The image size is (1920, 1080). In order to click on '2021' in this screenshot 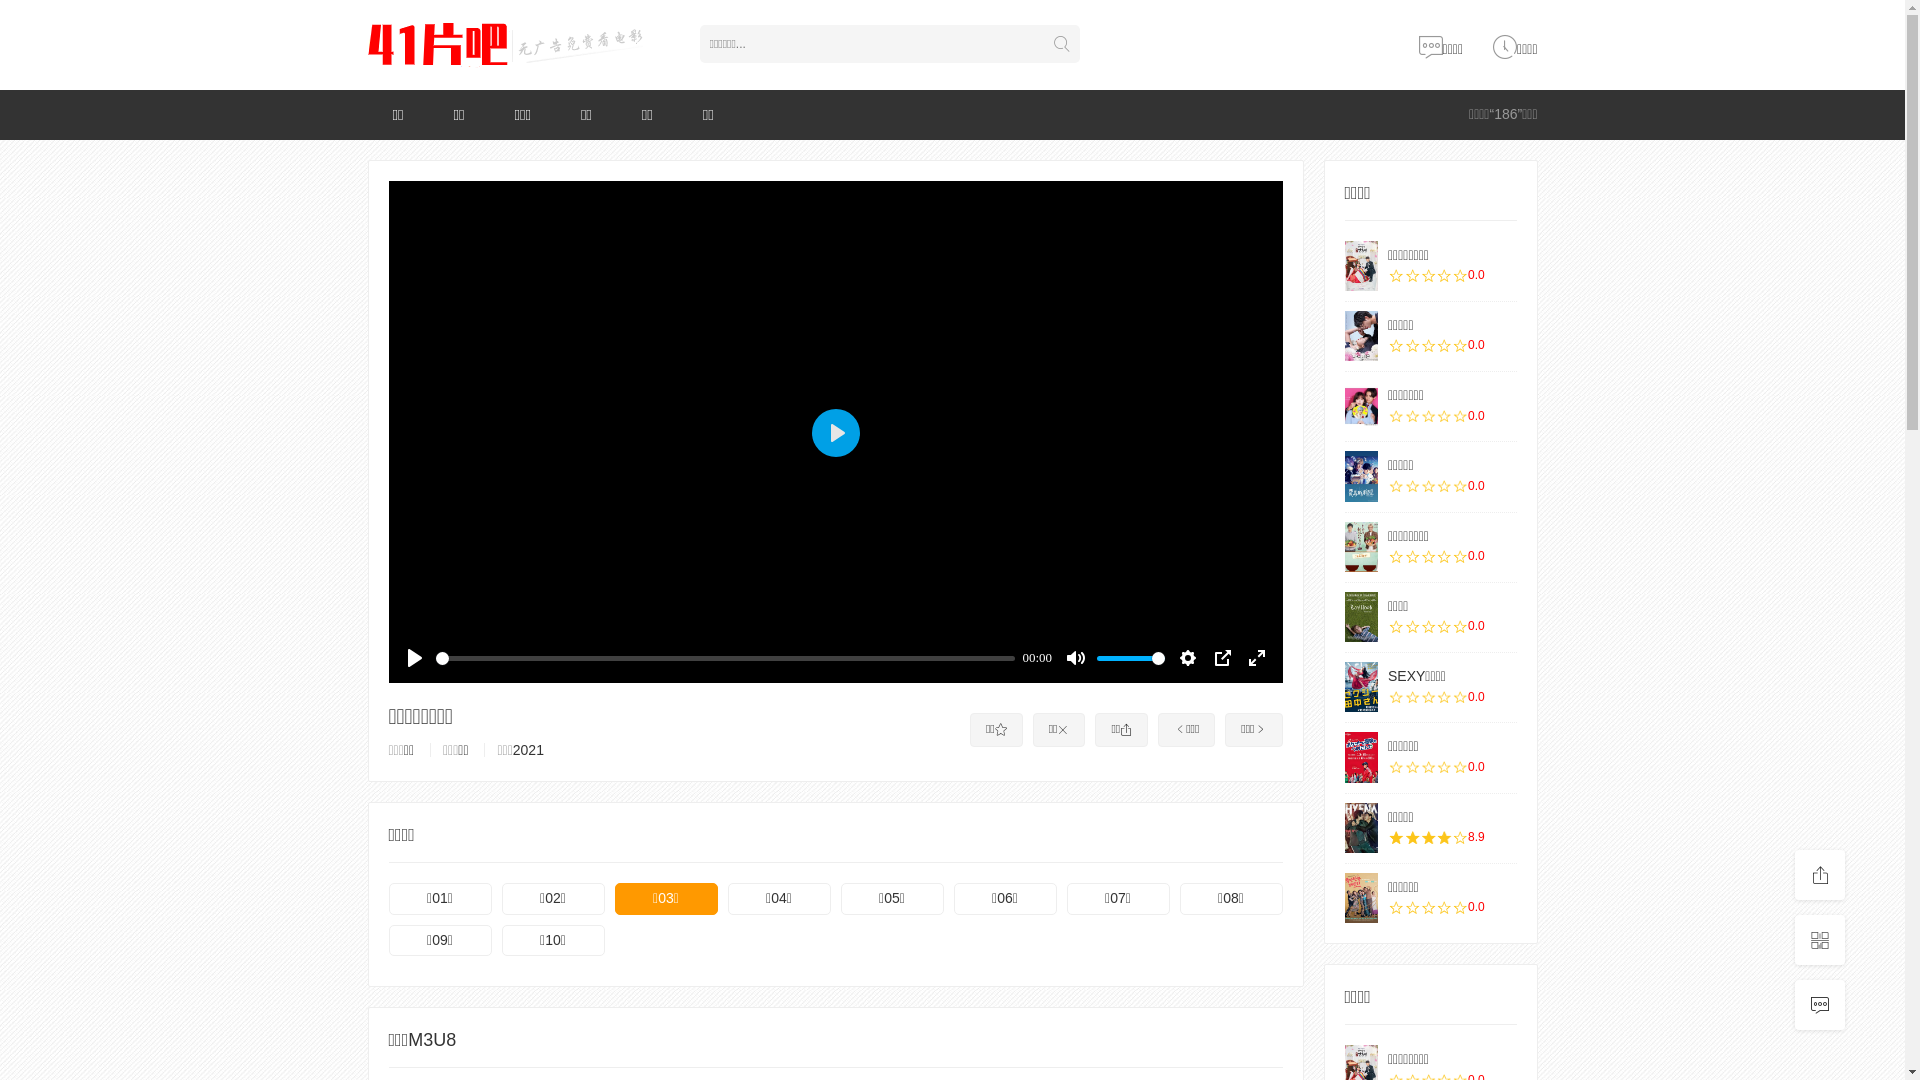, I will do `click(528, 749)`.